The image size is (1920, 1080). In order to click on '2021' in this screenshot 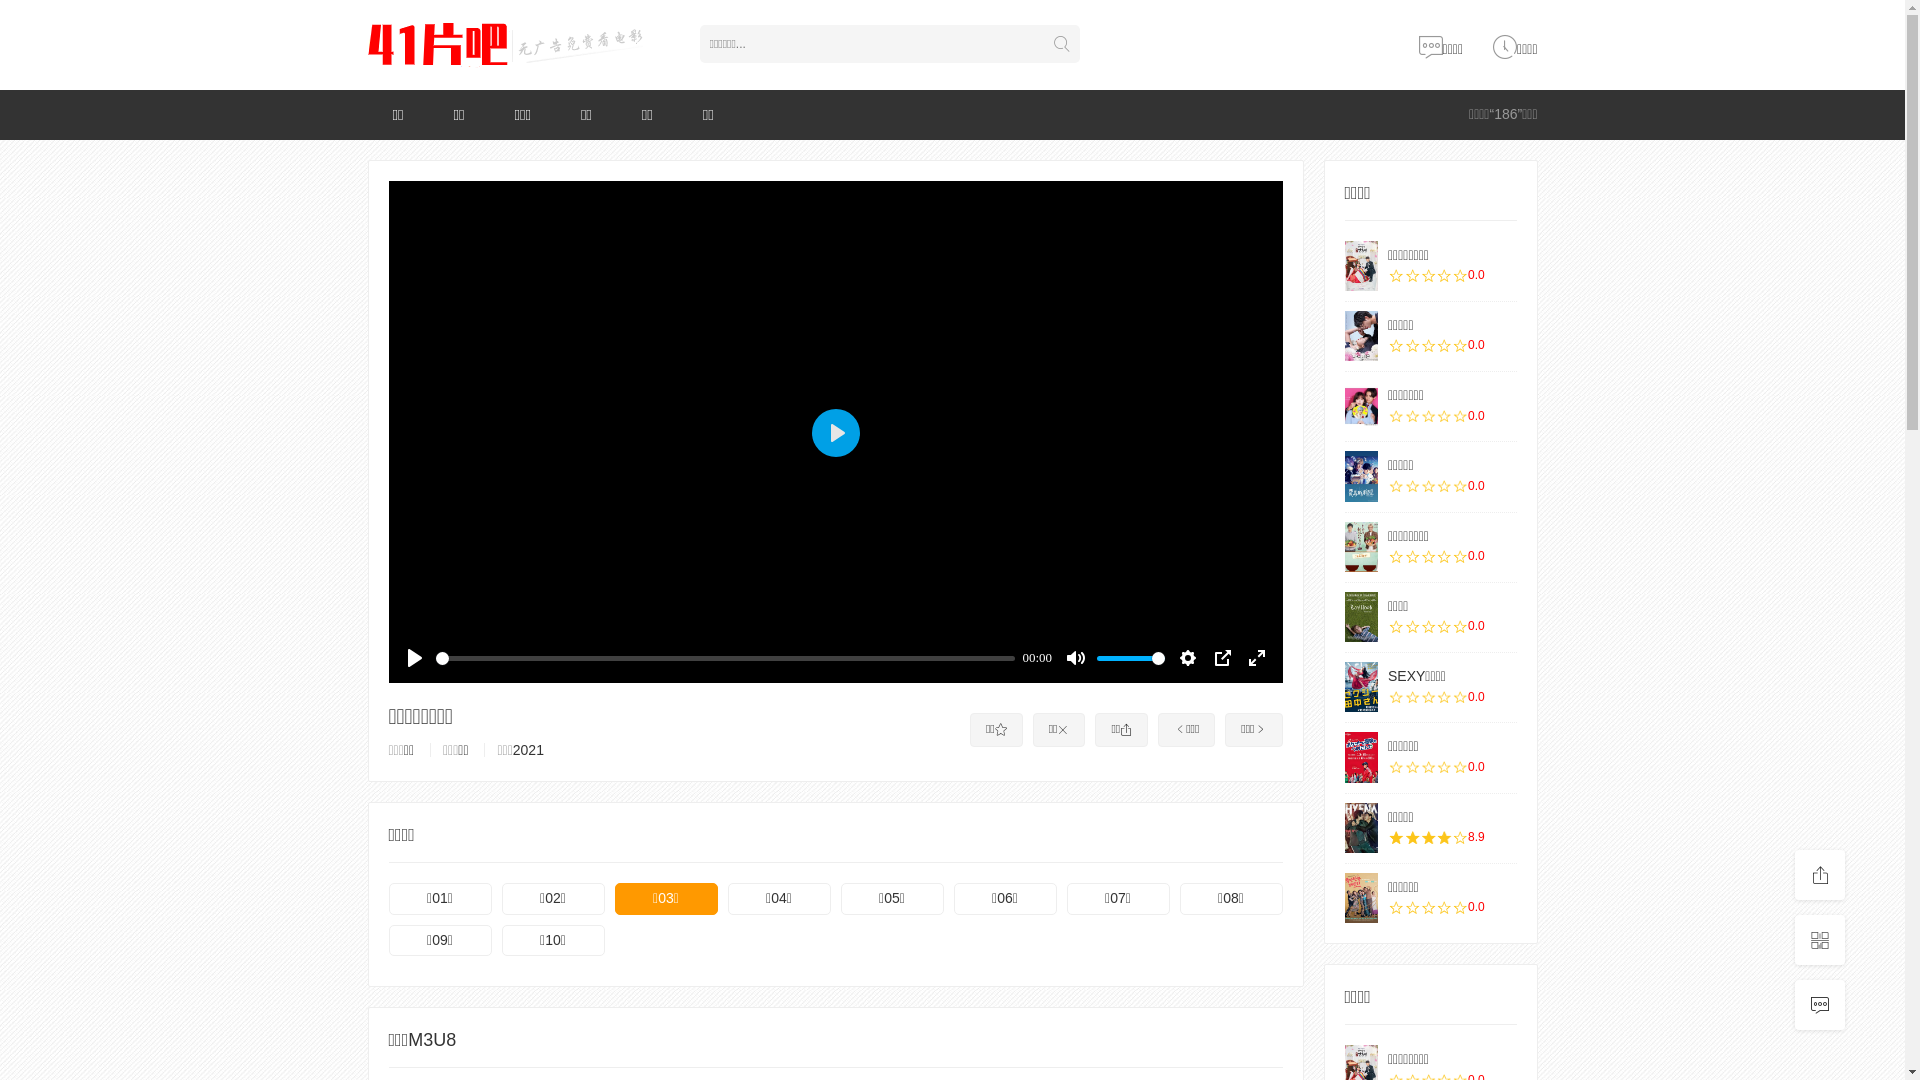, I will do `click(528, 749)`.